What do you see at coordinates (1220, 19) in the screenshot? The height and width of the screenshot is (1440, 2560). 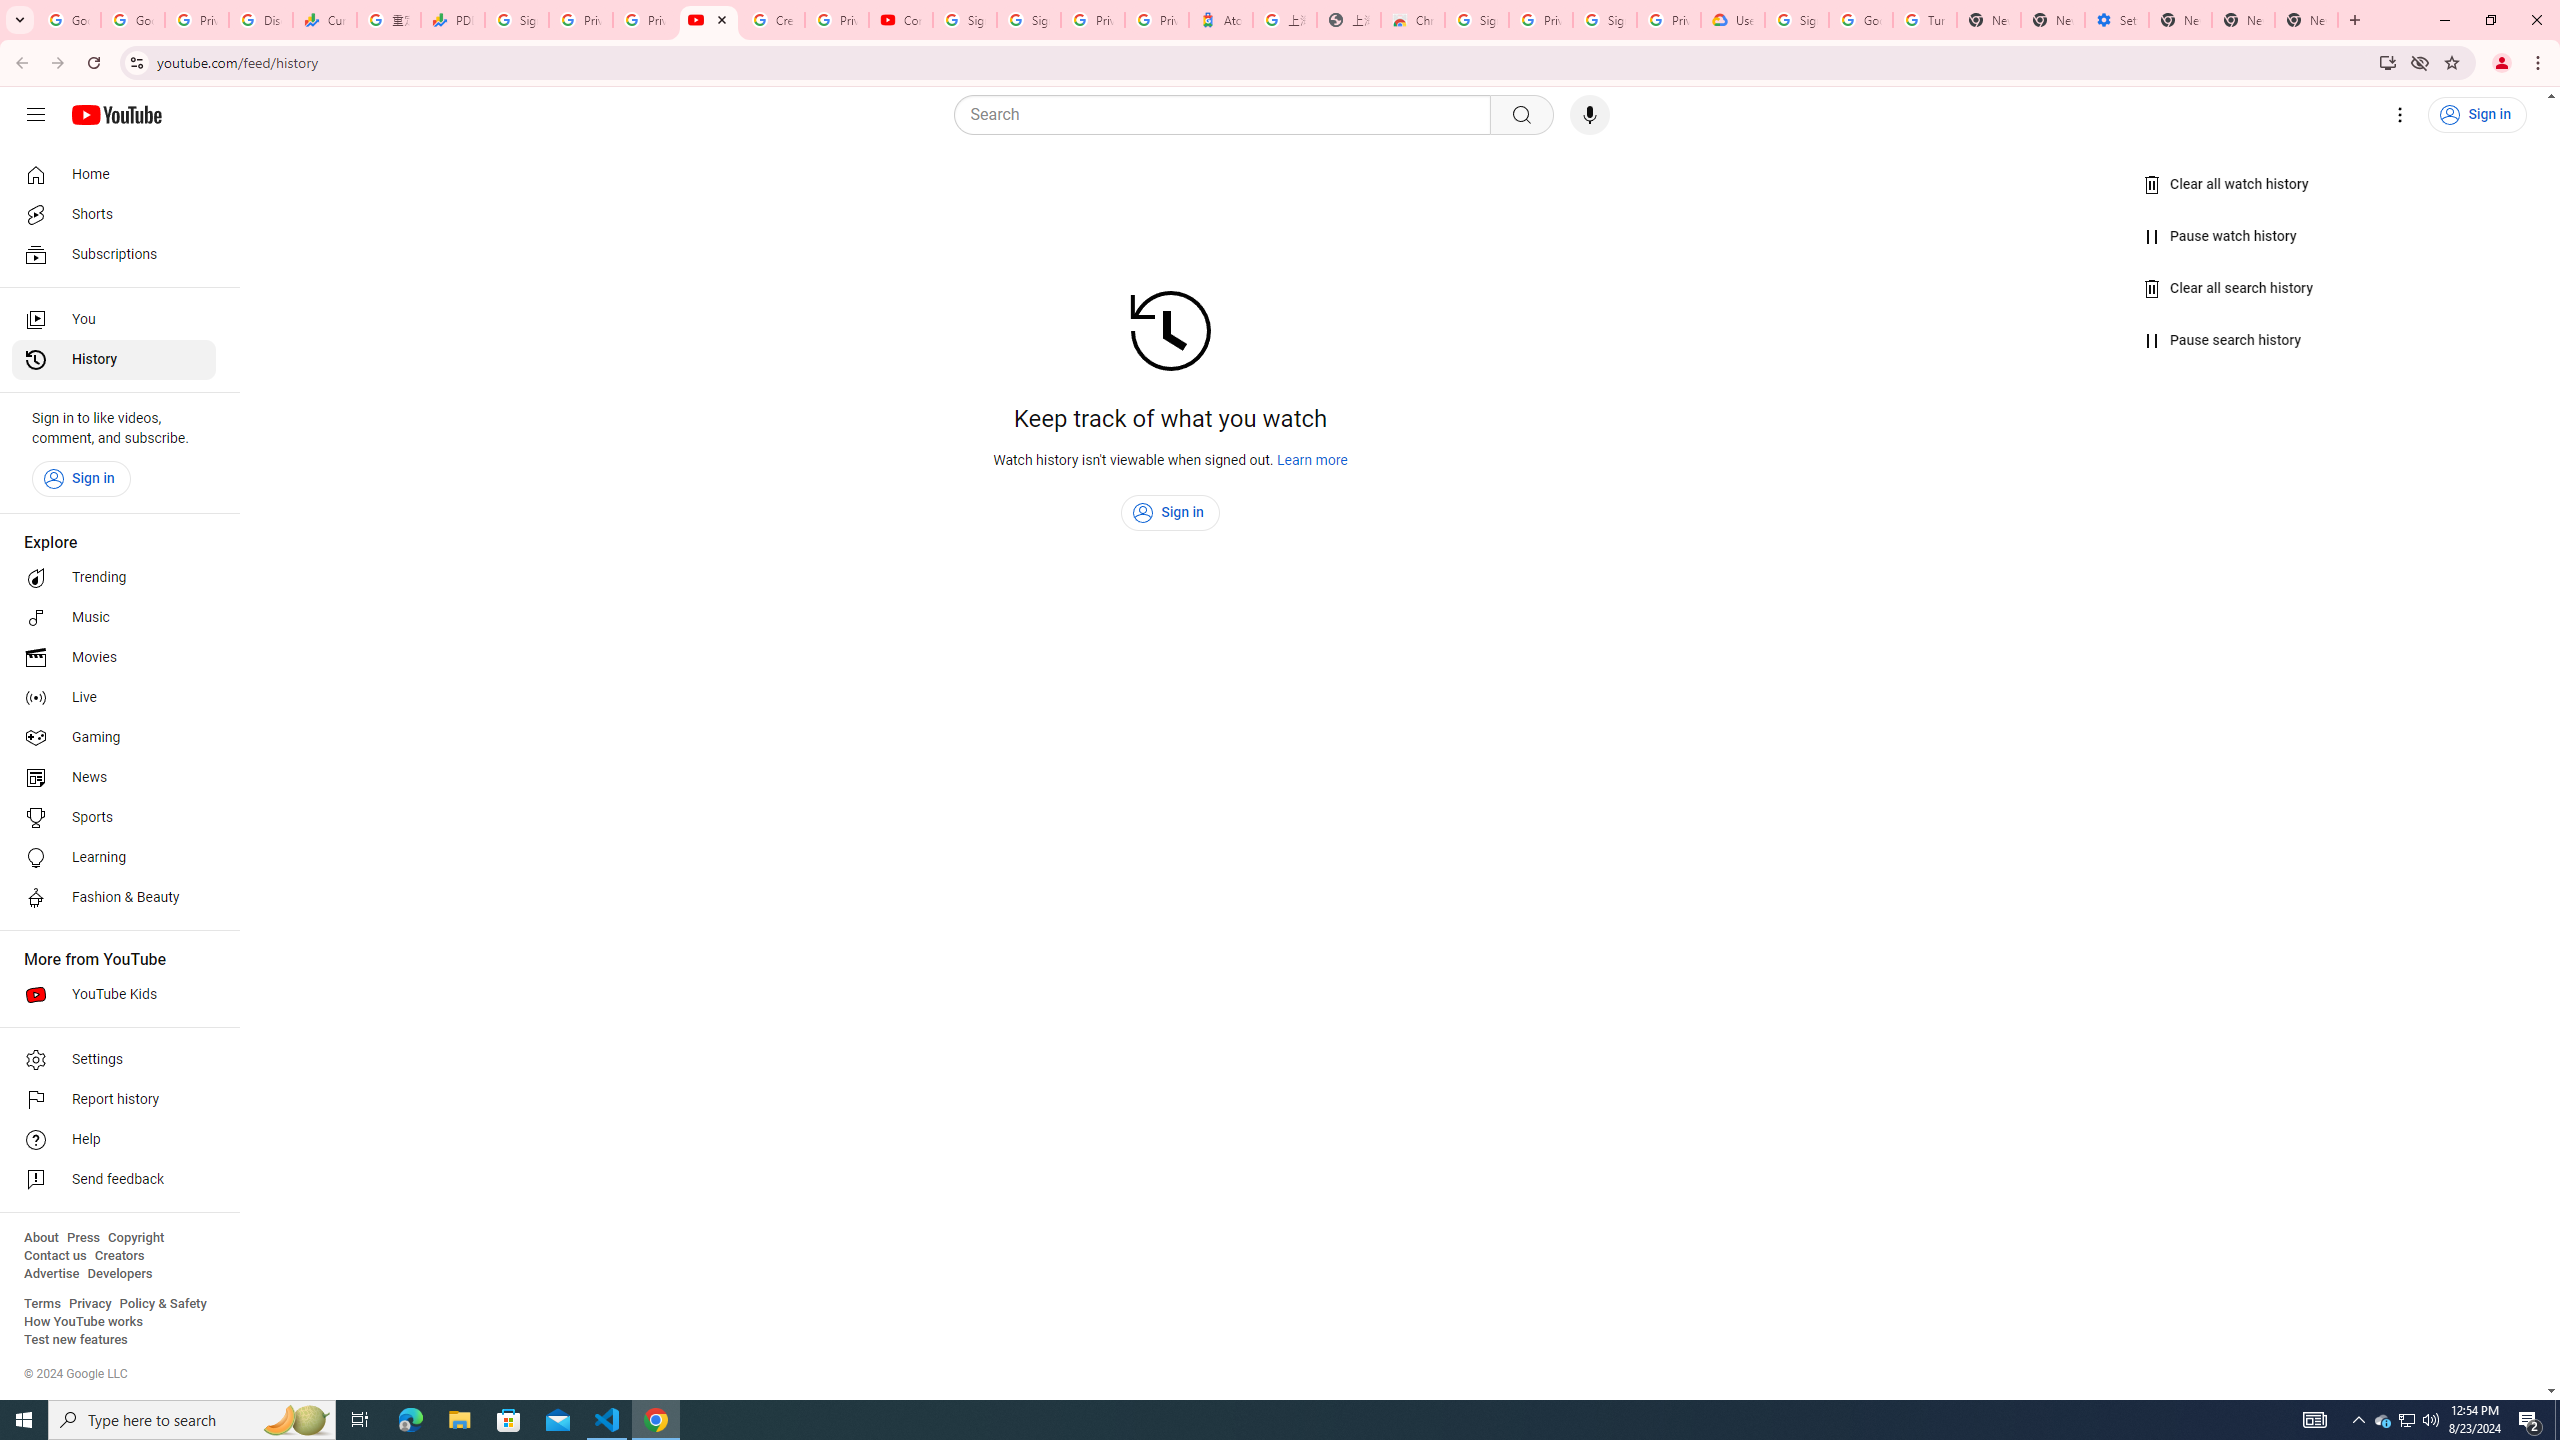 I see `'Atour Hotel - Google hotels'` at bounding box center [1220, 19].